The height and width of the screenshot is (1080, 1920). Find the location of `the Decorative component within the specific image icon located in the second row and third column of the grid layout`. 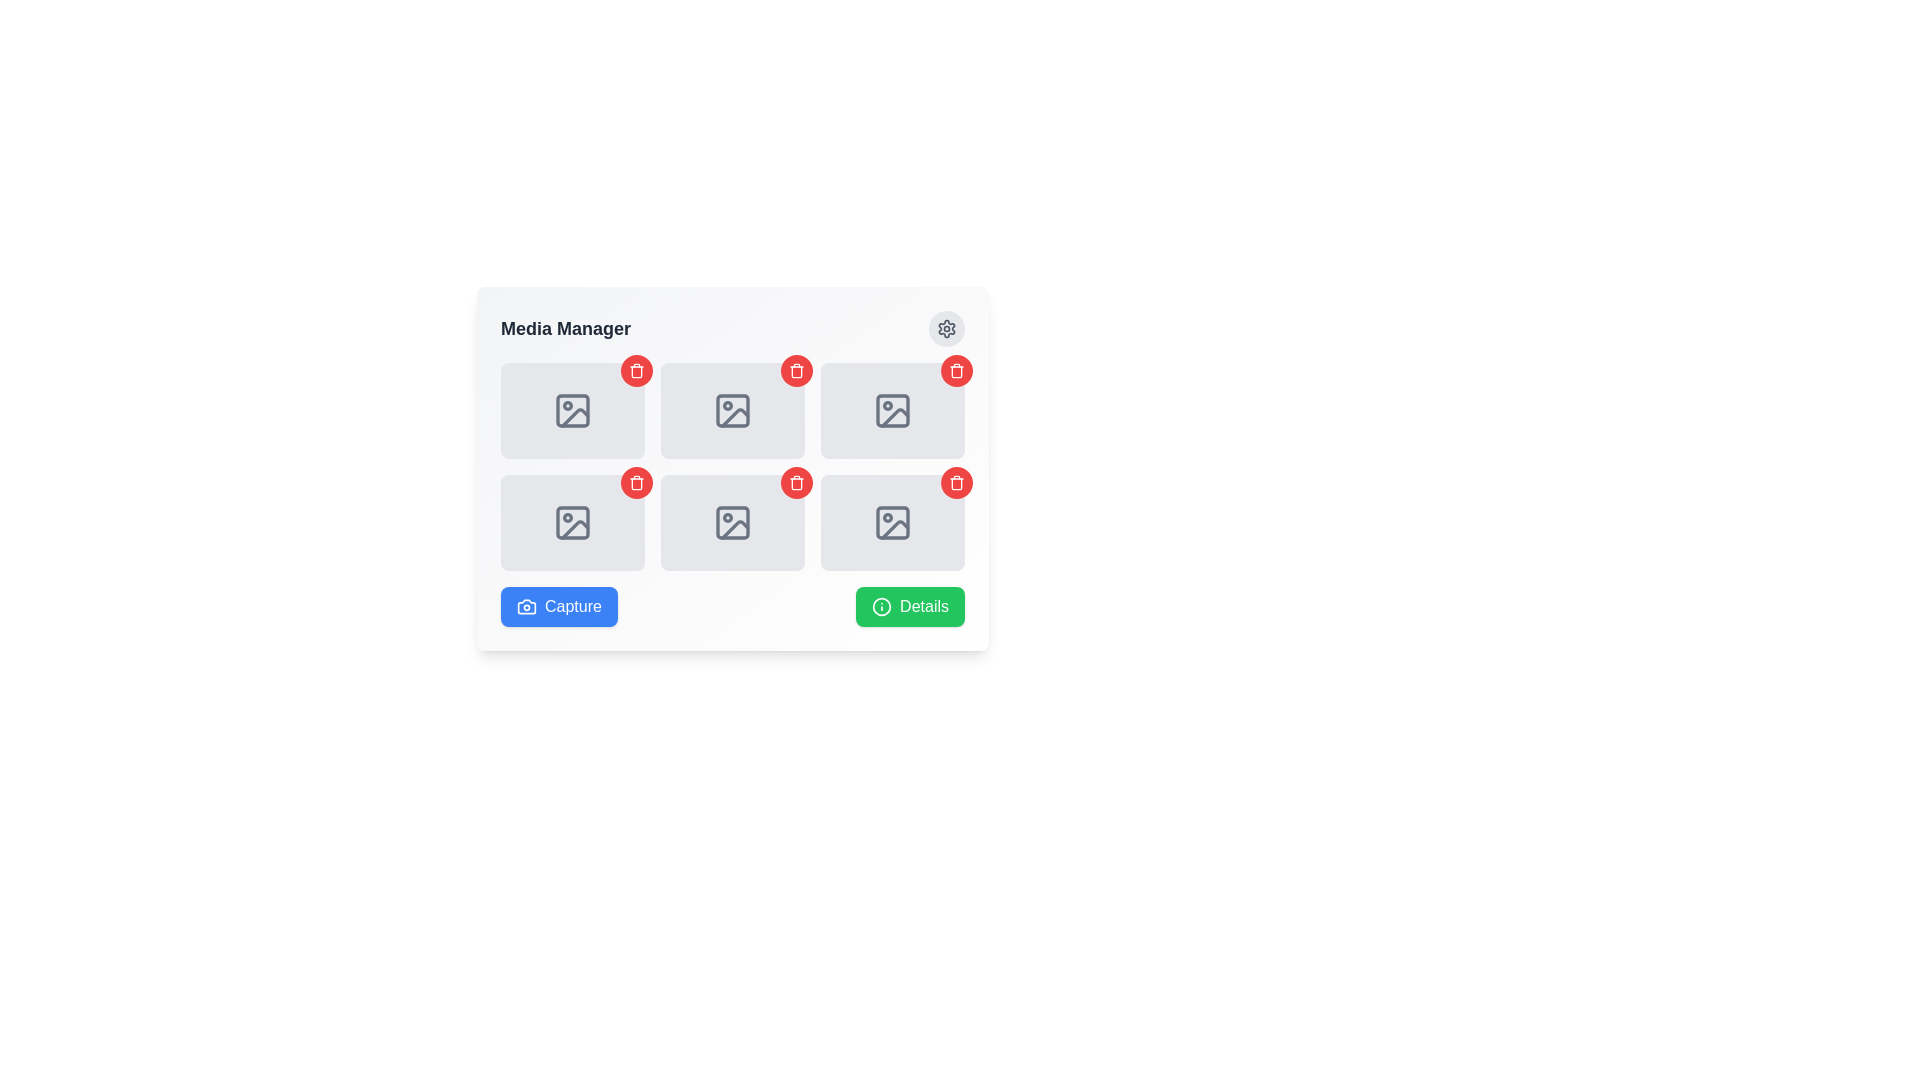

the Decorative component within the specific image icon located in the second row and third column of the grid layout is located at coordinates (891, 410).